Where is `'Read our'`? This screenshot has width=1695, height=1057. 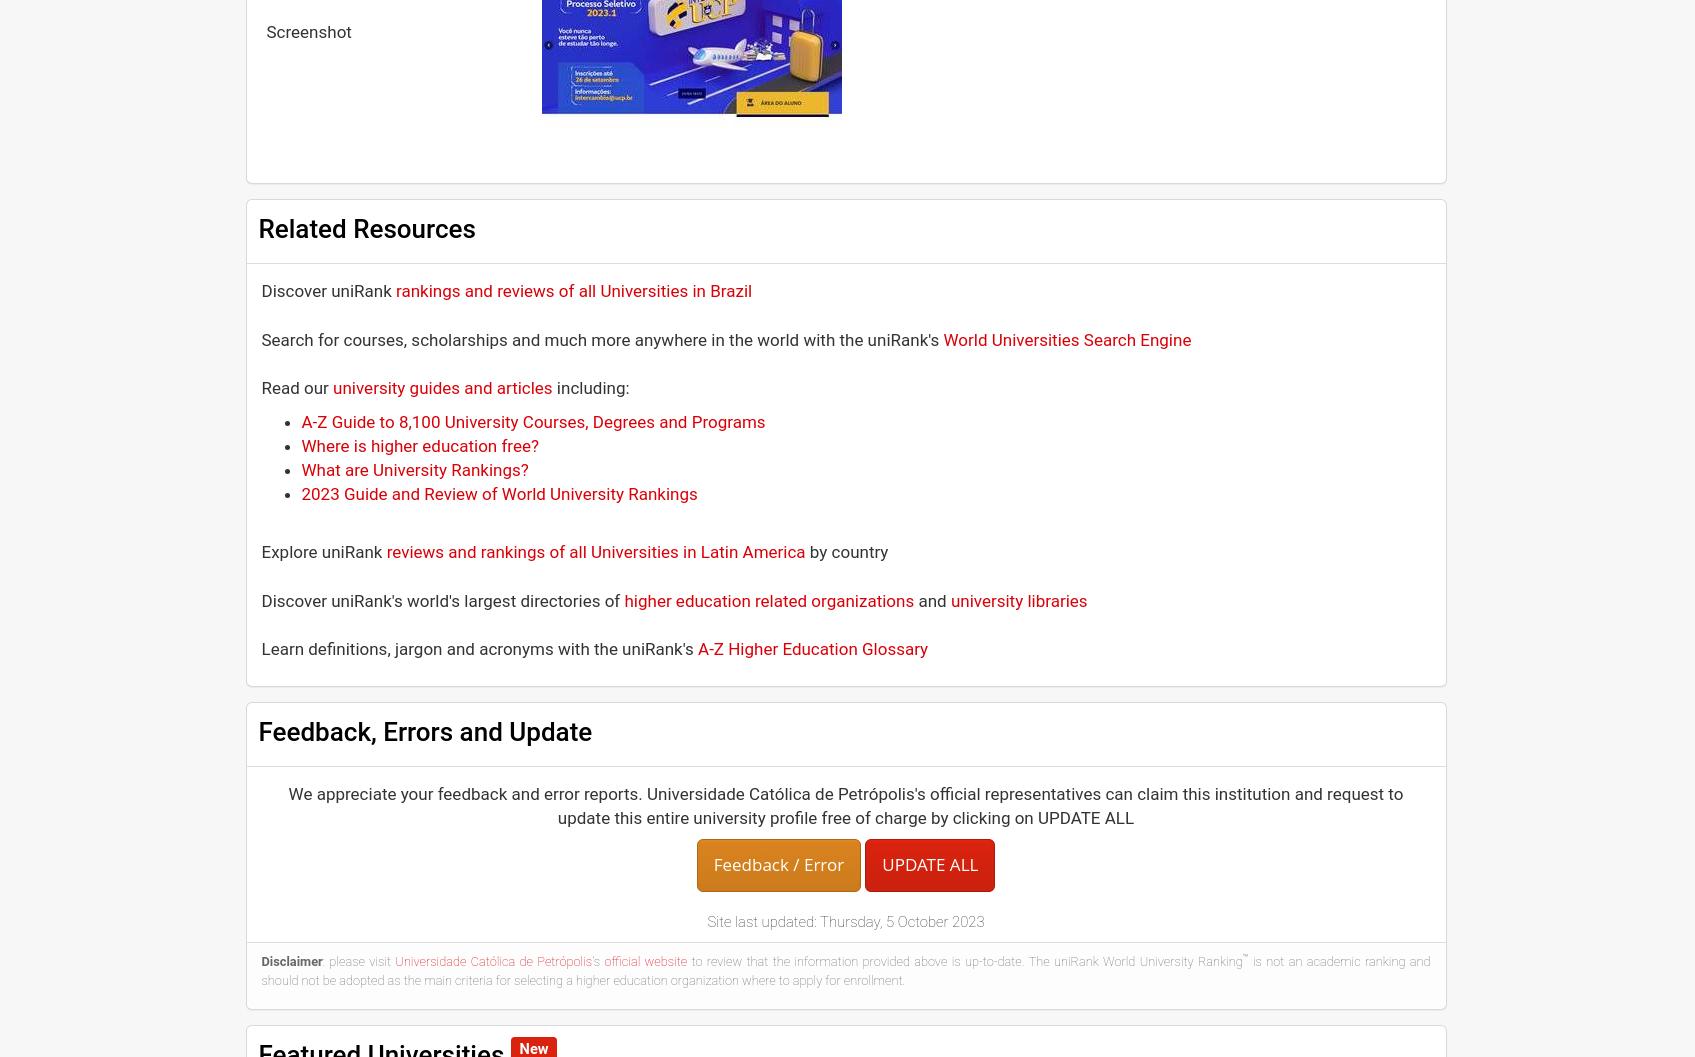
'Read our' is located at coordinates (261, 387).